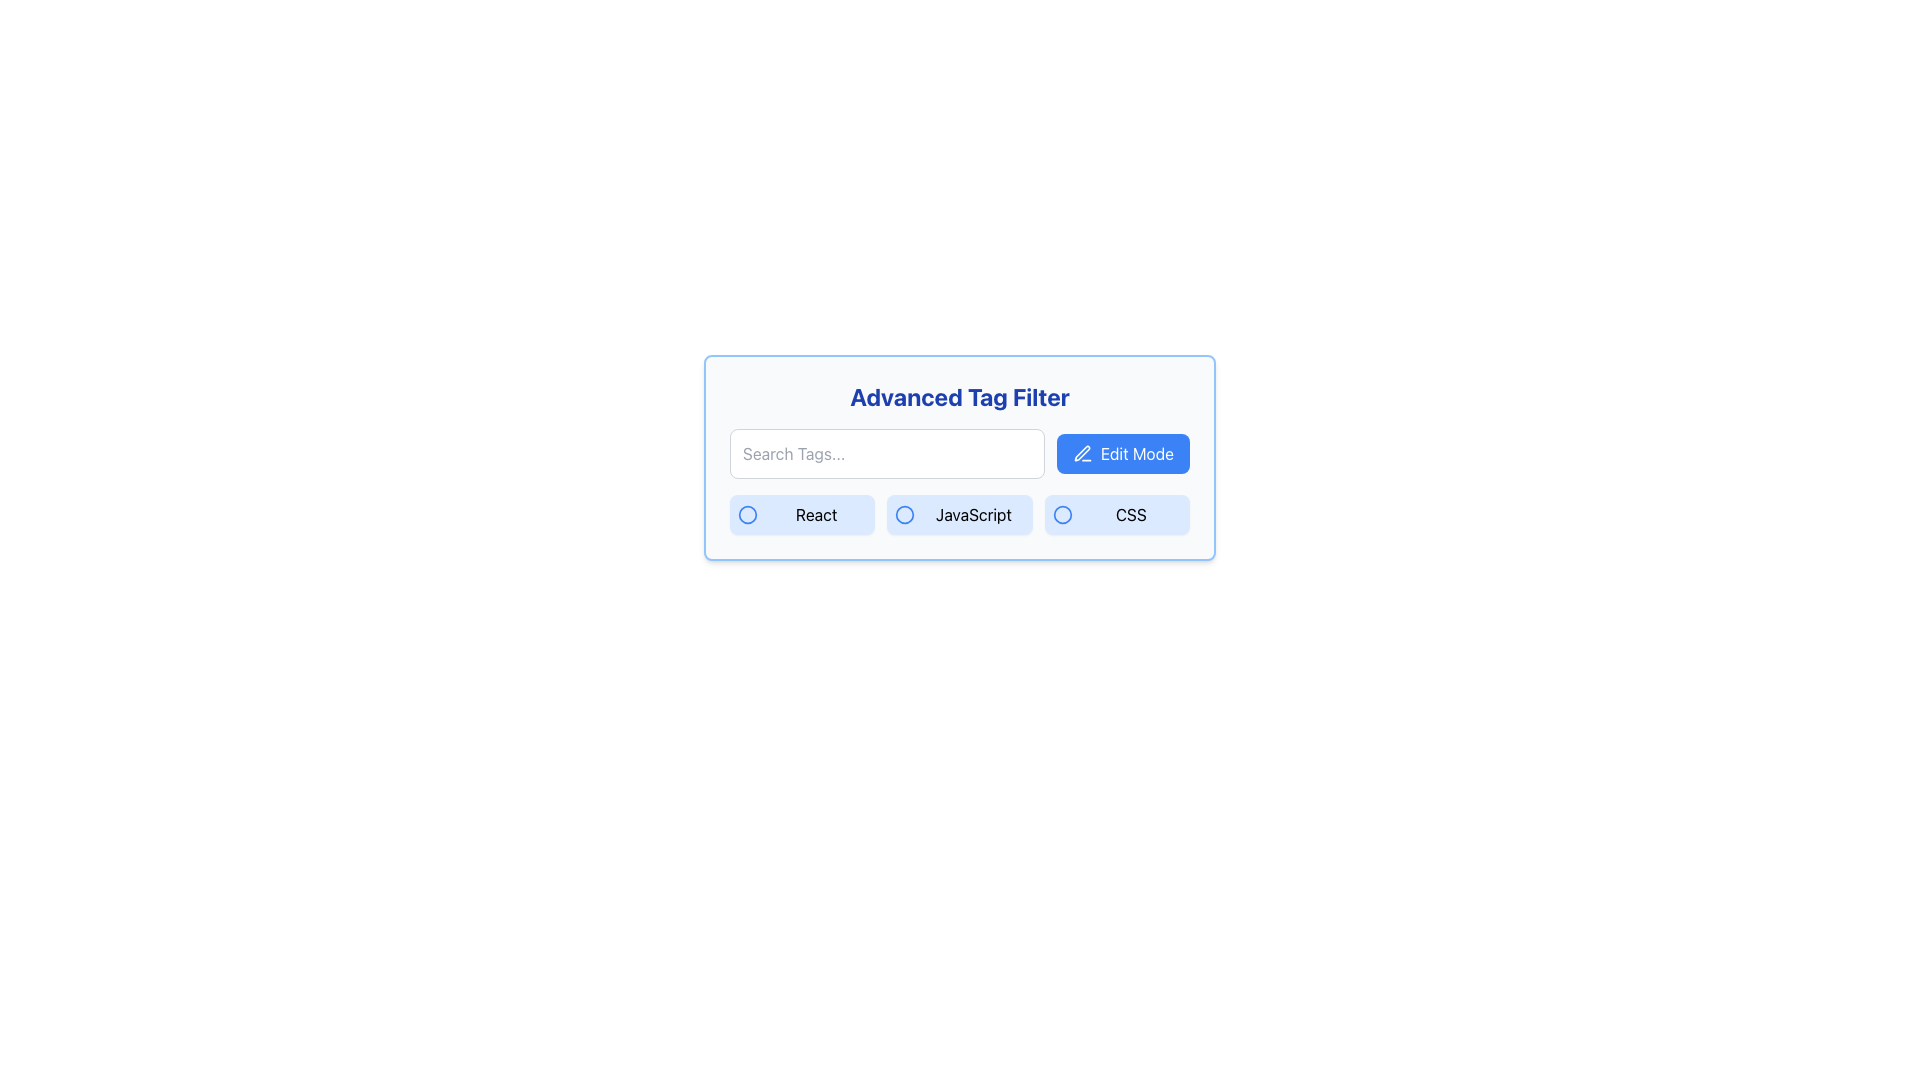  Describe the element at coordinates (1061, 514) in the screenshot. I see `the circular icon with a blue border located to the left of the text 'CSS'` at that location.